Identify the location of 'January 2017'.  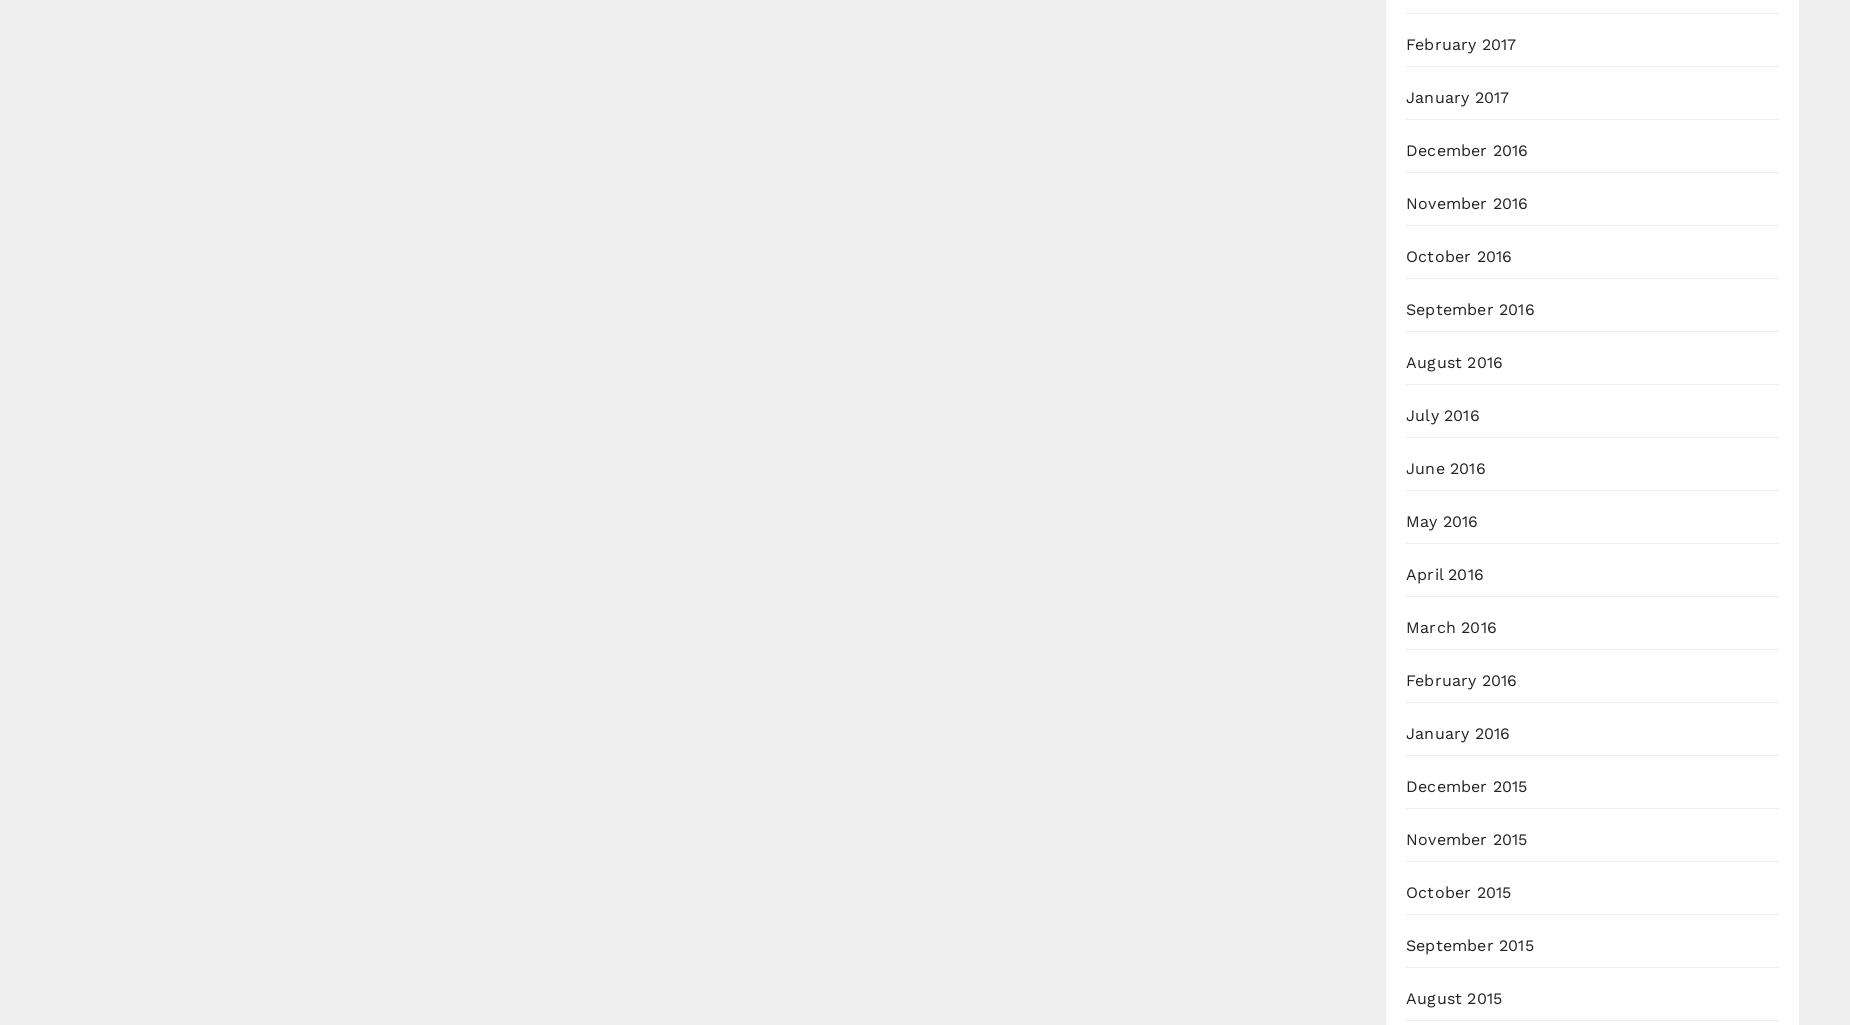
(1457, 97).